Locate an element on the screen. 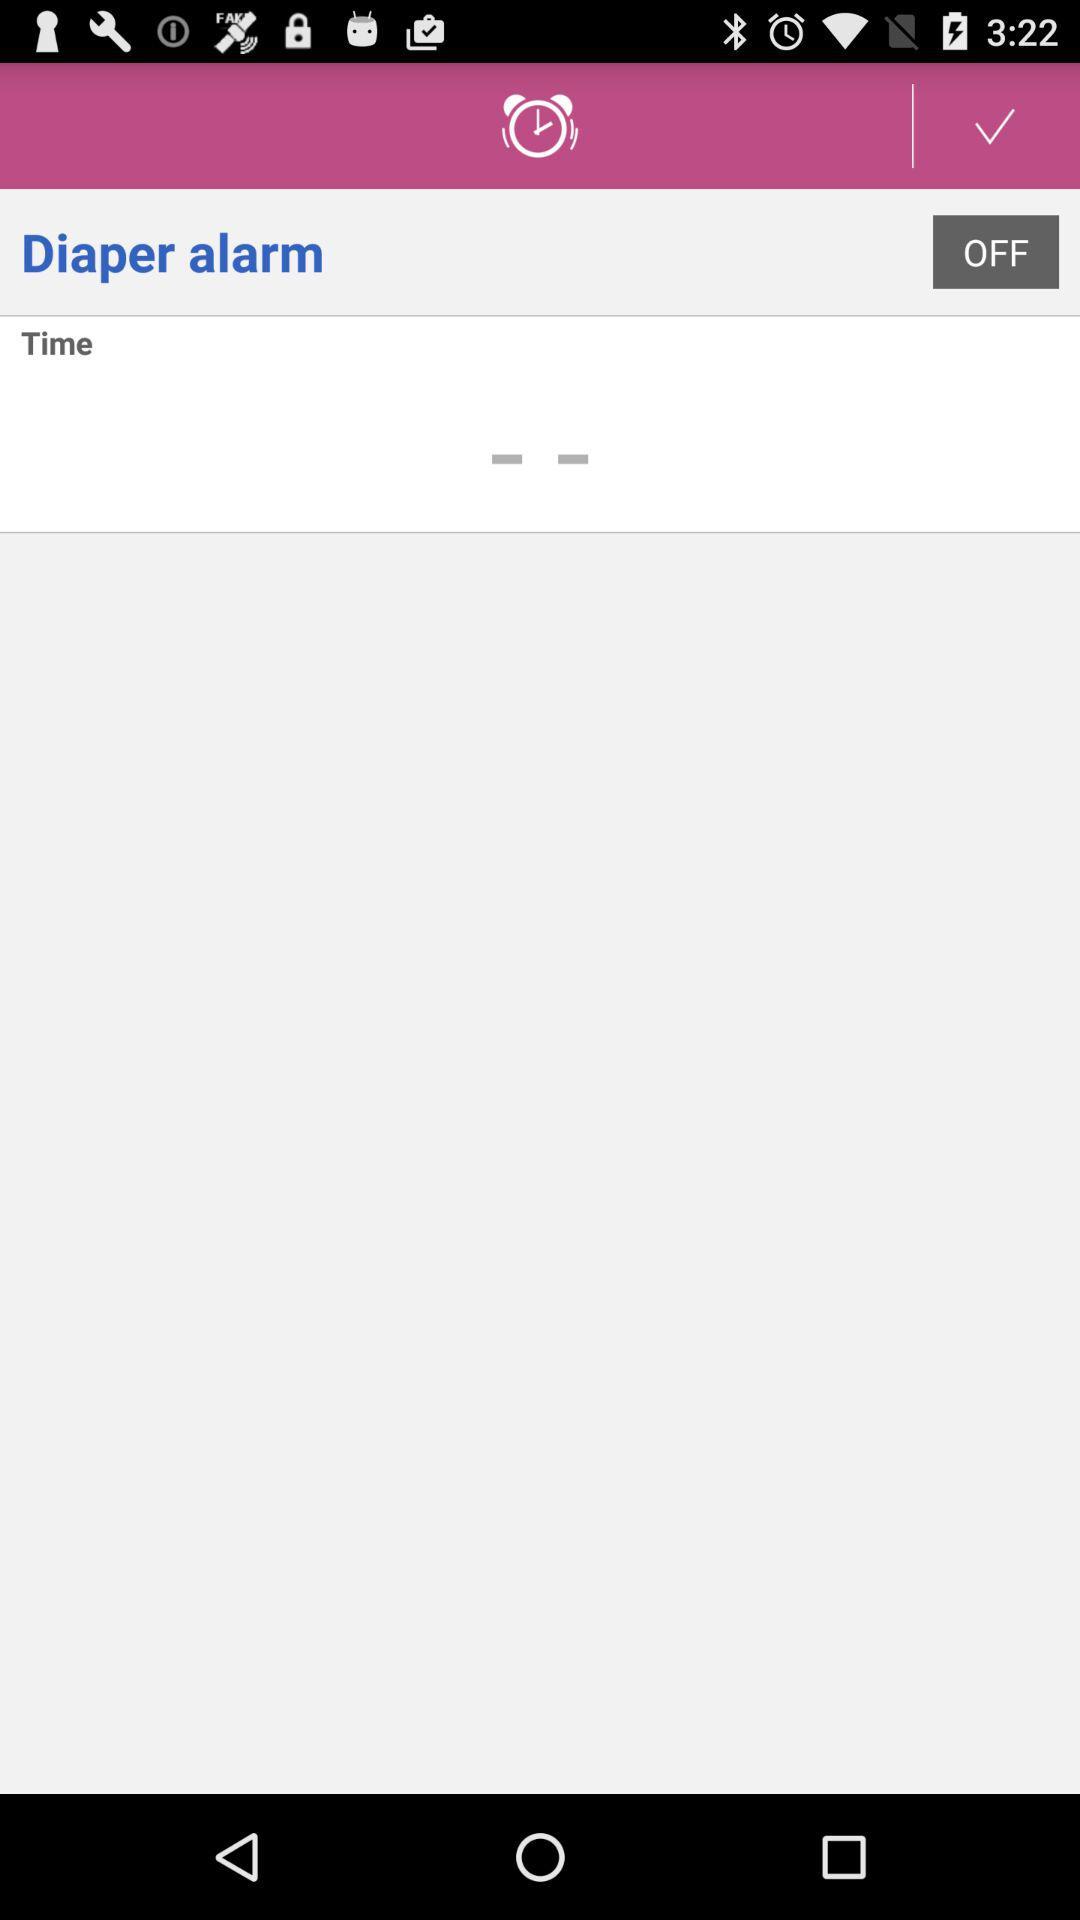 The image size is (1080, 1920). the check icon is located at coordinates (995, 133).